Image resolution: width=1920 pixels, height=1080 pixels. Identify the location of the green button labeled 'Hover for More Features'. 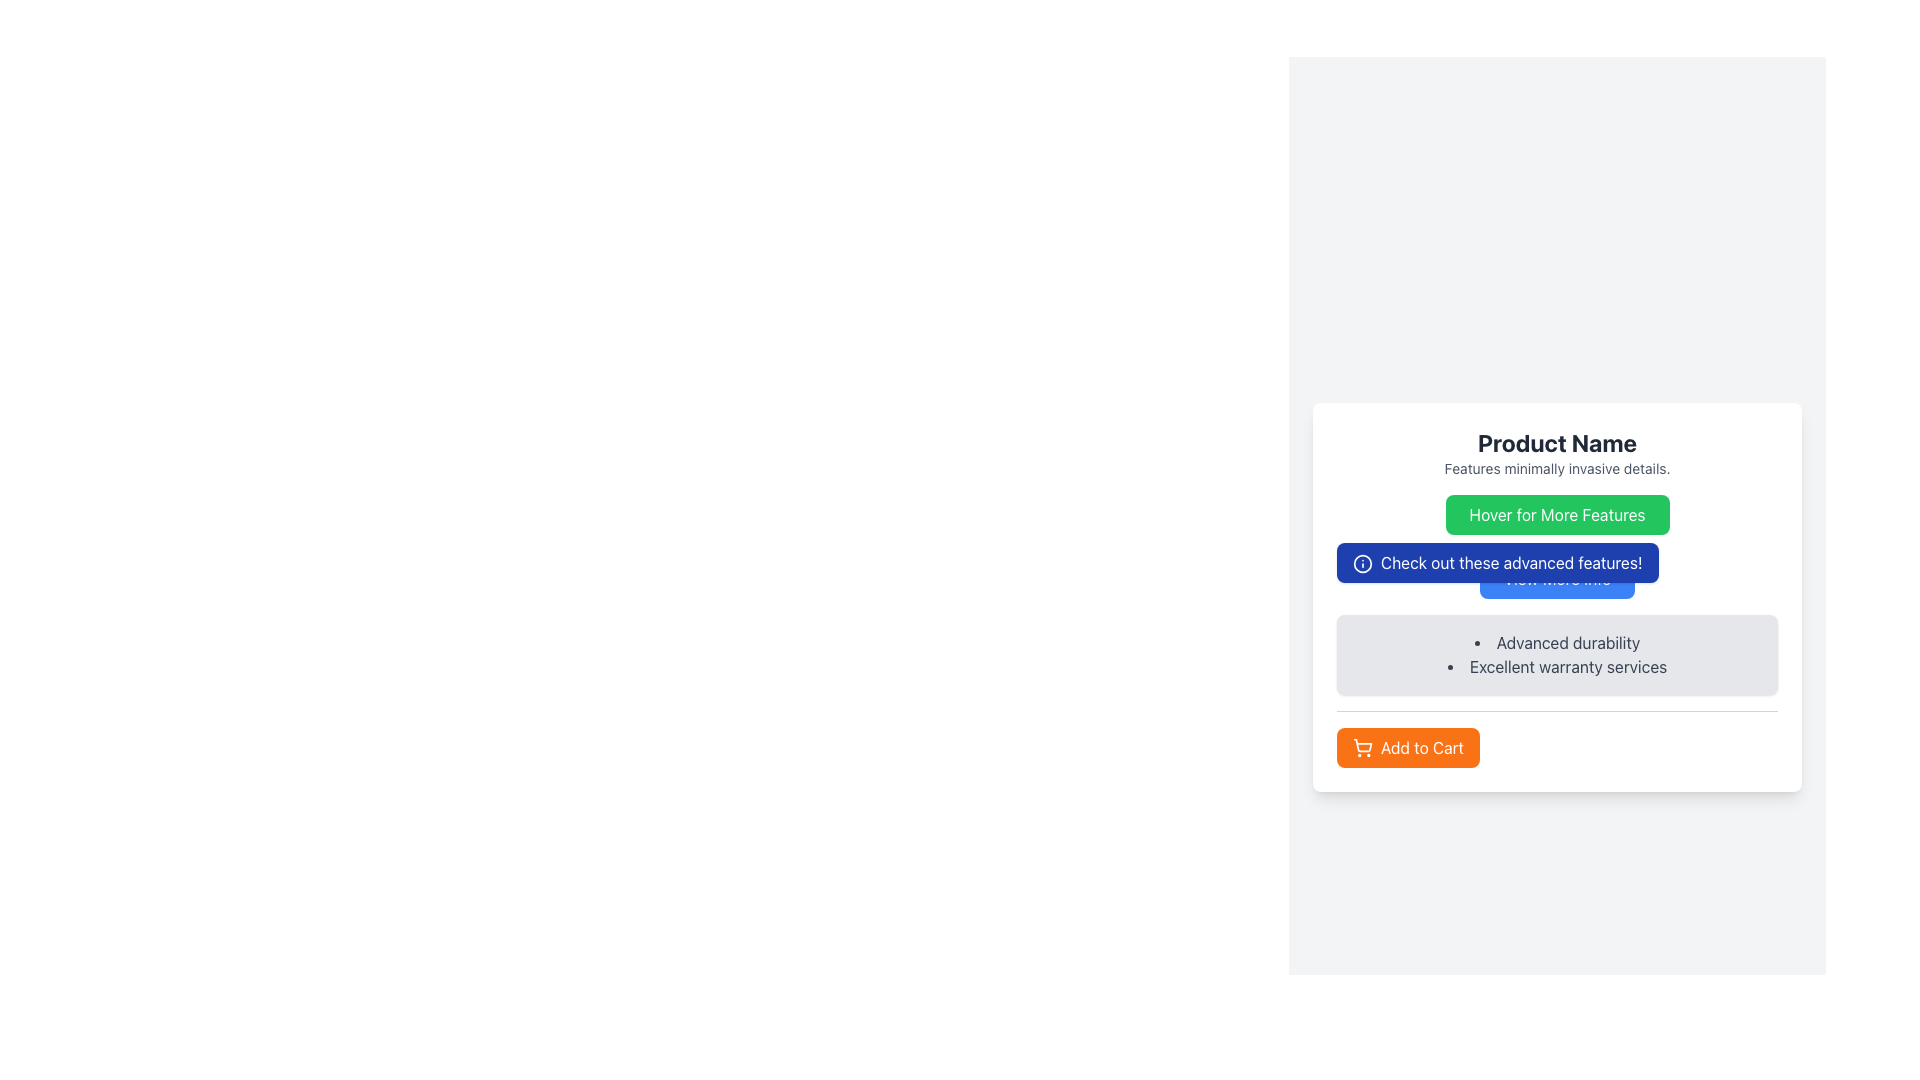
(1556, 513).